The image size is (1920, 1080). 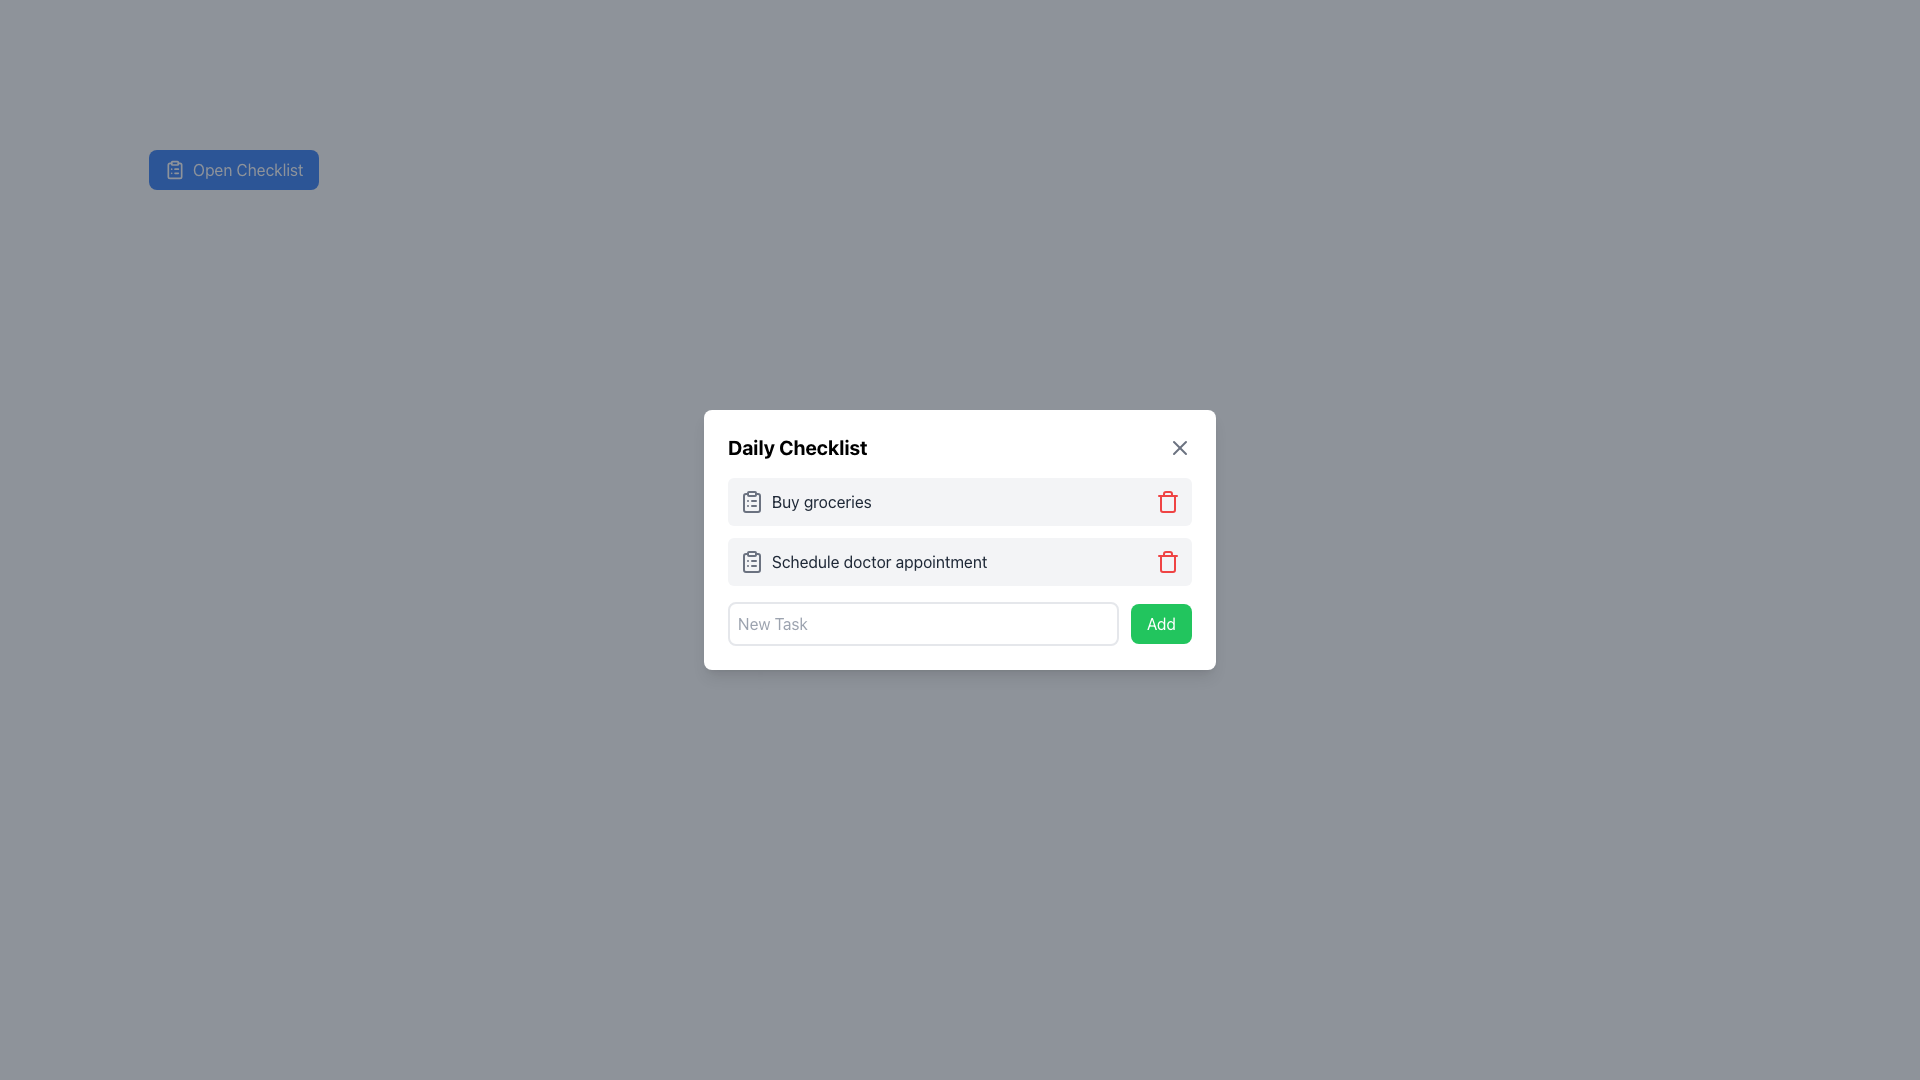 What do you see at coordinates (879, 562) in the screenshot?
I see `the static text label displaying 'Schedule doctor appointment', which is located in the 'Daily Checklist' modal and is the second item in the checklist` at bounding box center [879, 562].